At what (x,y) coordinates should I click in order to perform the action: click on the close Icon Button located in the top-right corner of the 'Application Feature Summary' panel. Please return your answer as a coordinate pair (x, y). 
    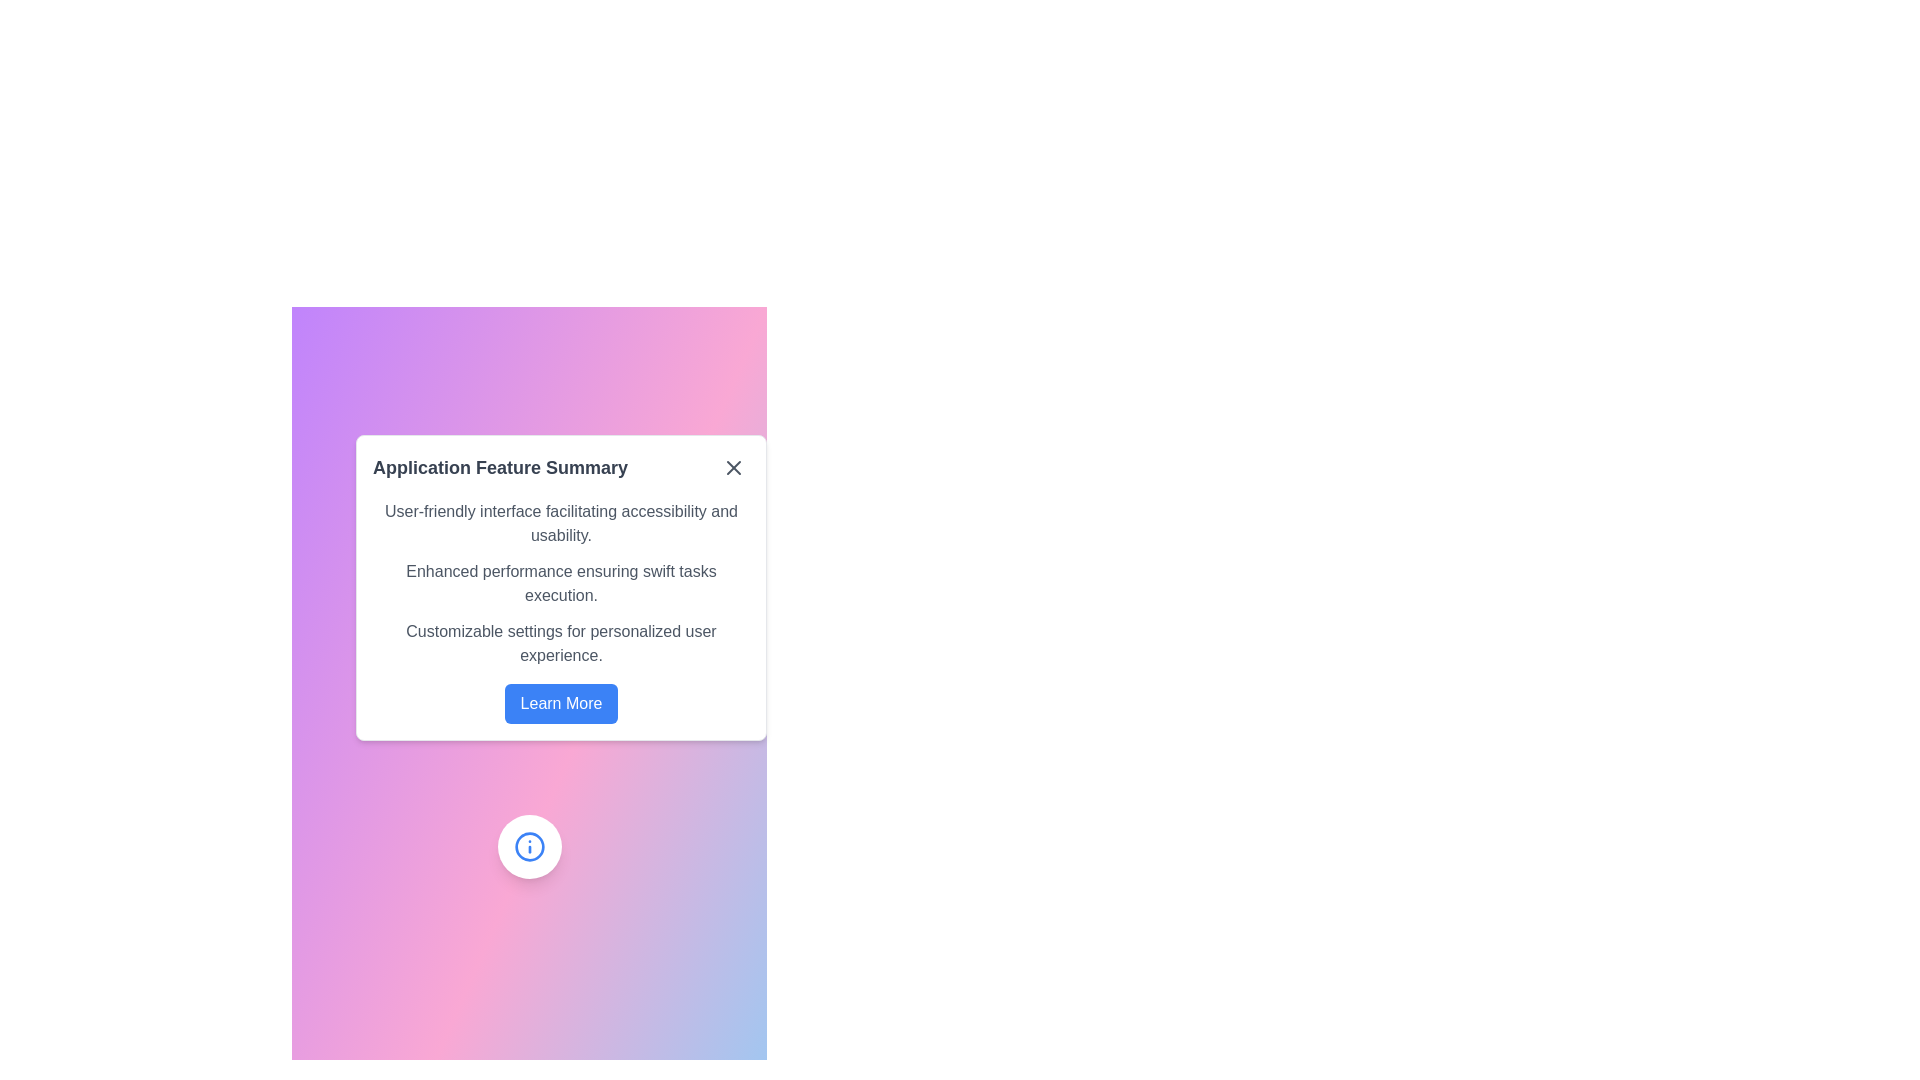
    Looking at the image, I should click on (733, 467).